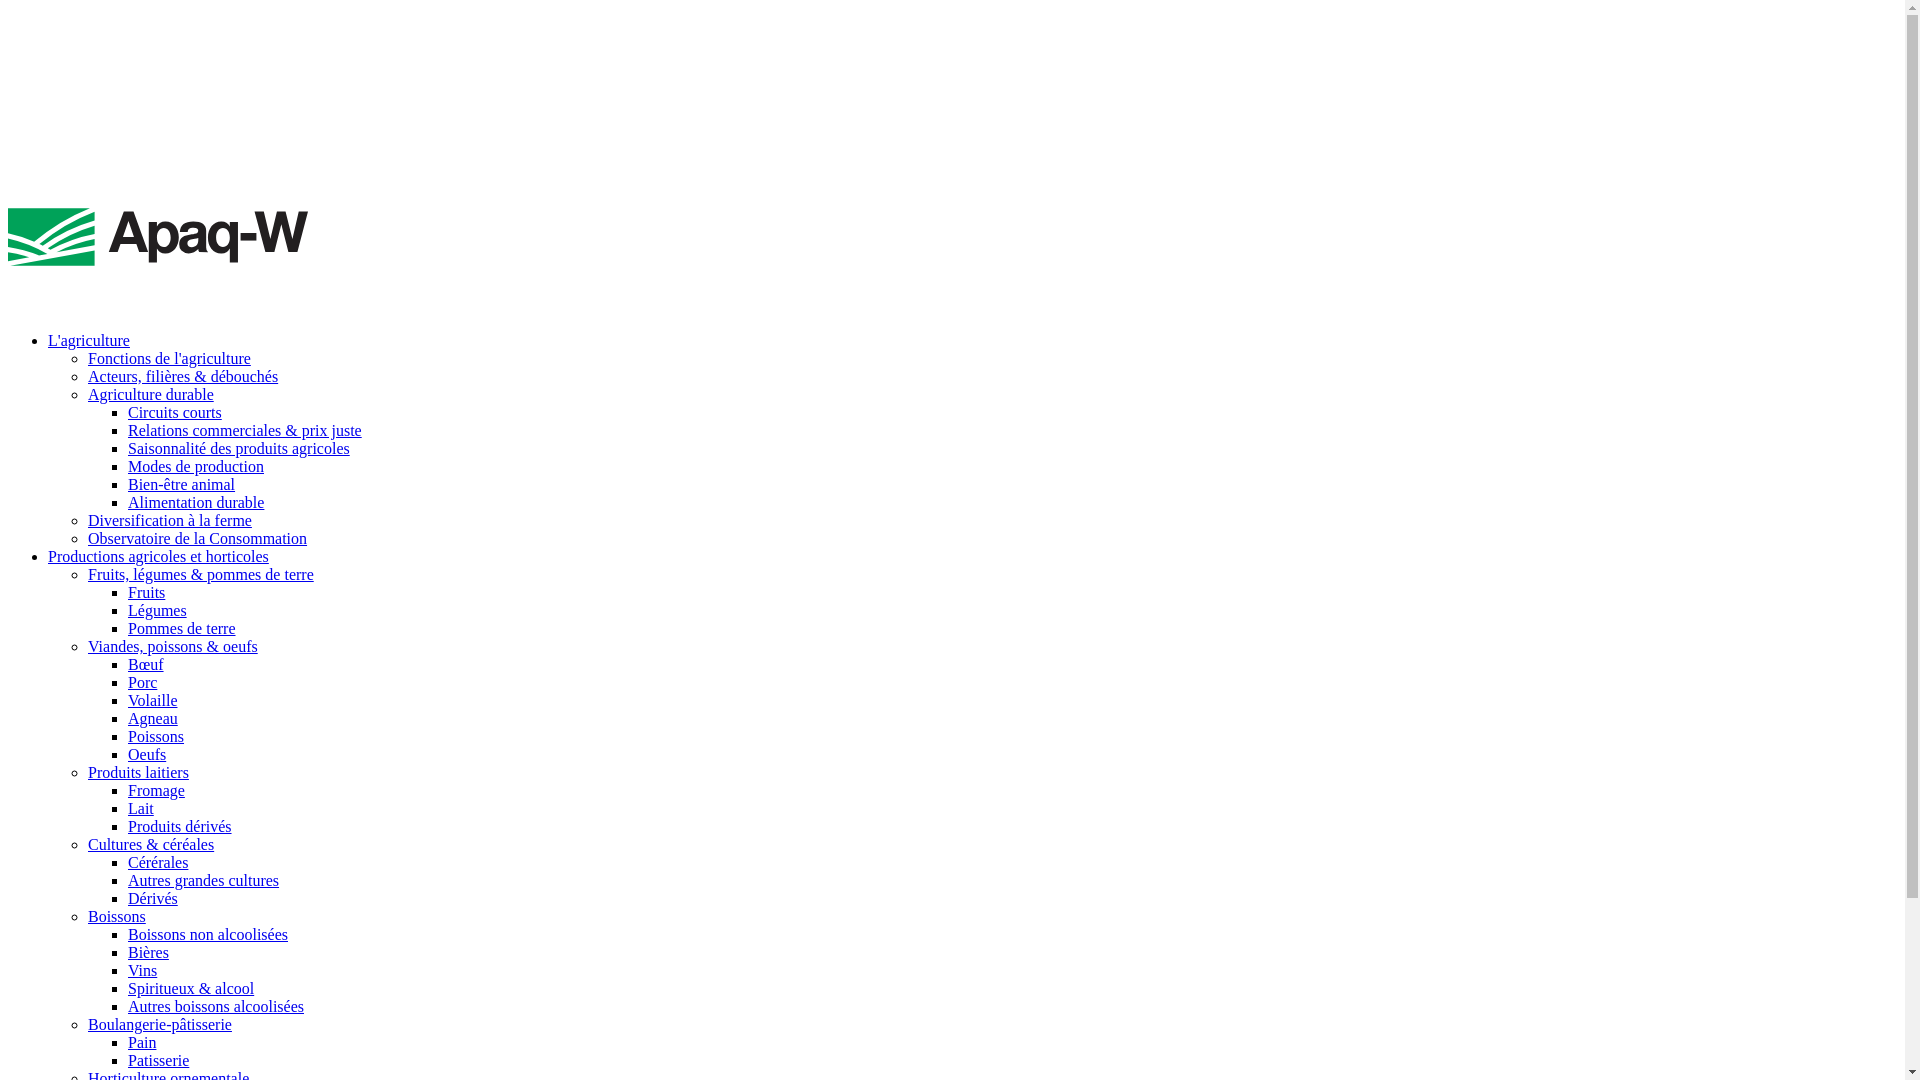 The image size is (1920, 1080). What do you see at coordinates (172, 646) in the screenshot?
I see `'Viandes, poissons & oeufs'` at bounding box center [172, 646].